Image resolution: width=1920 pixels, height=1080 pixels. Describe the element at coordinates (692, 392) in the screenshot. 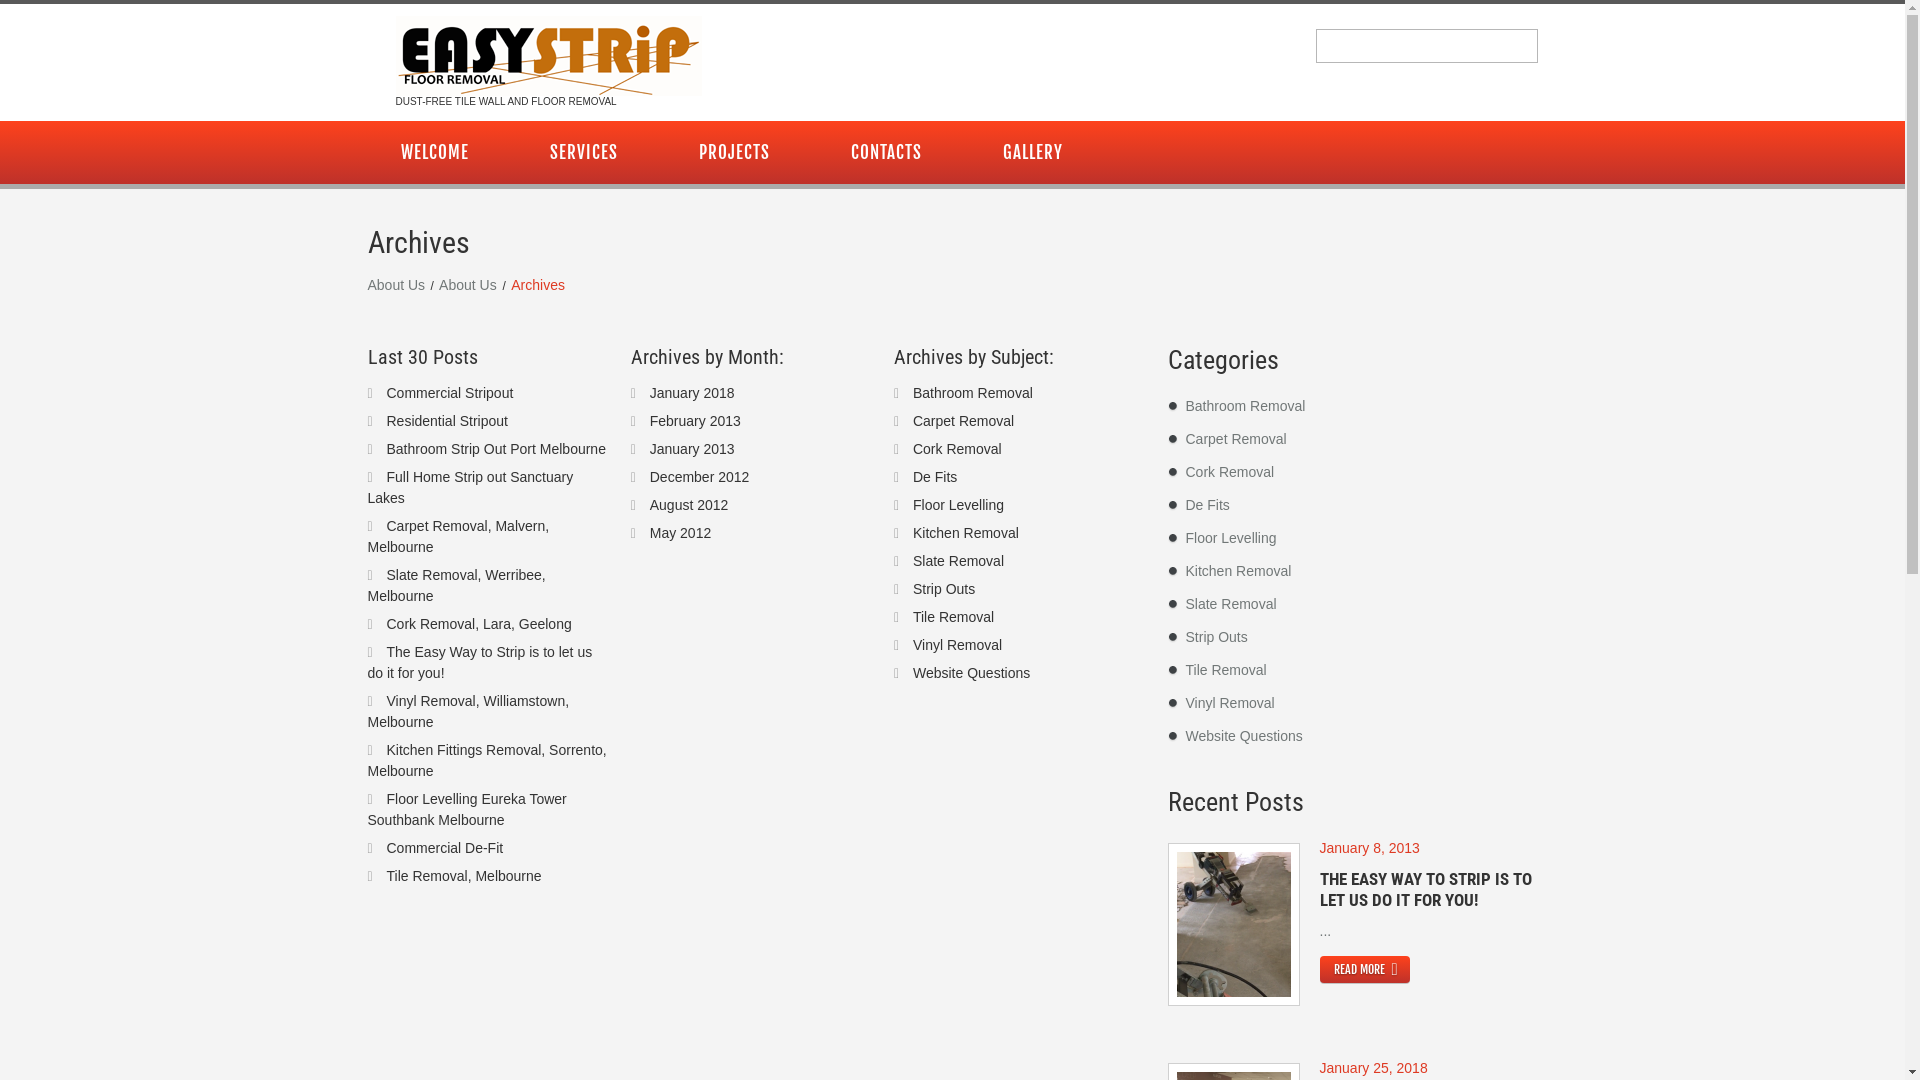

I see `'January 2018'` at that location.